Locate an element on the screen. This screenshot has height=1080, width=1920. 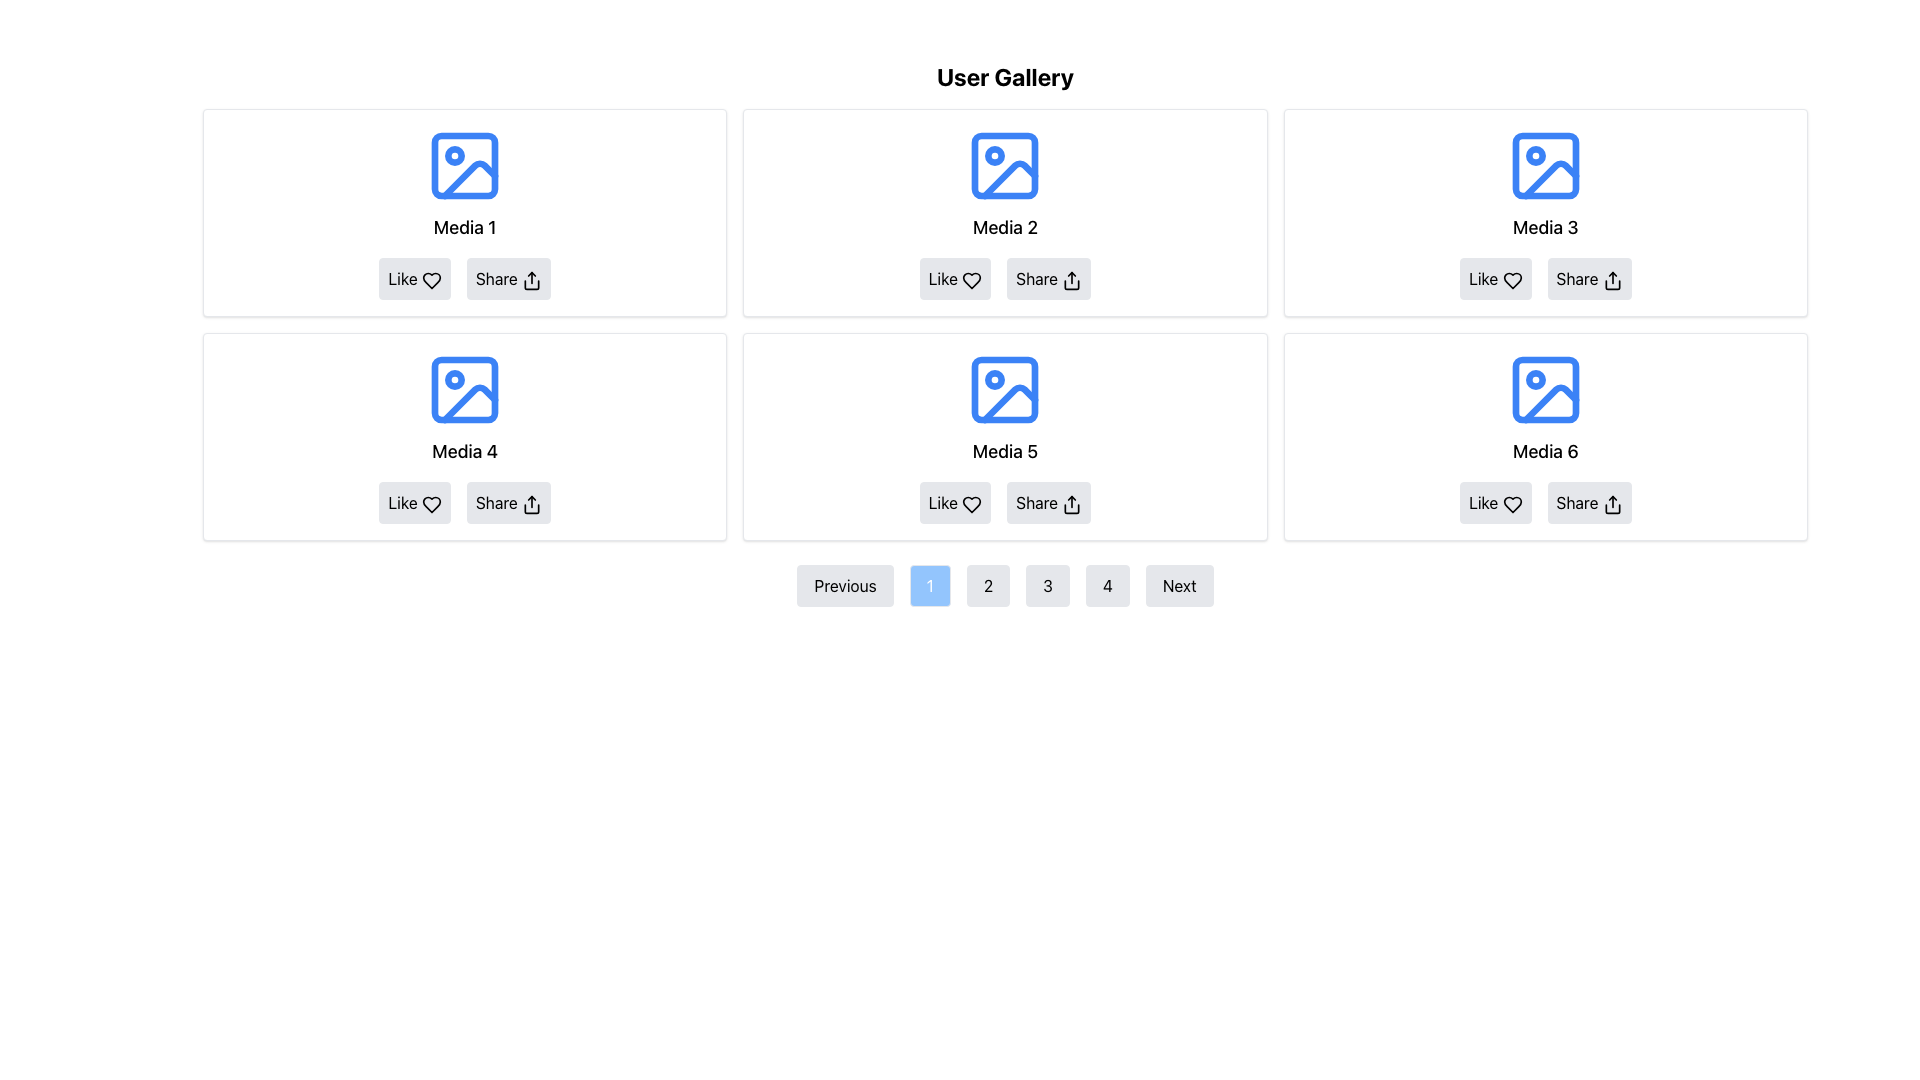
the heart-shaped icon located below the 'Media 4' section is located at coordinates (430, 503).